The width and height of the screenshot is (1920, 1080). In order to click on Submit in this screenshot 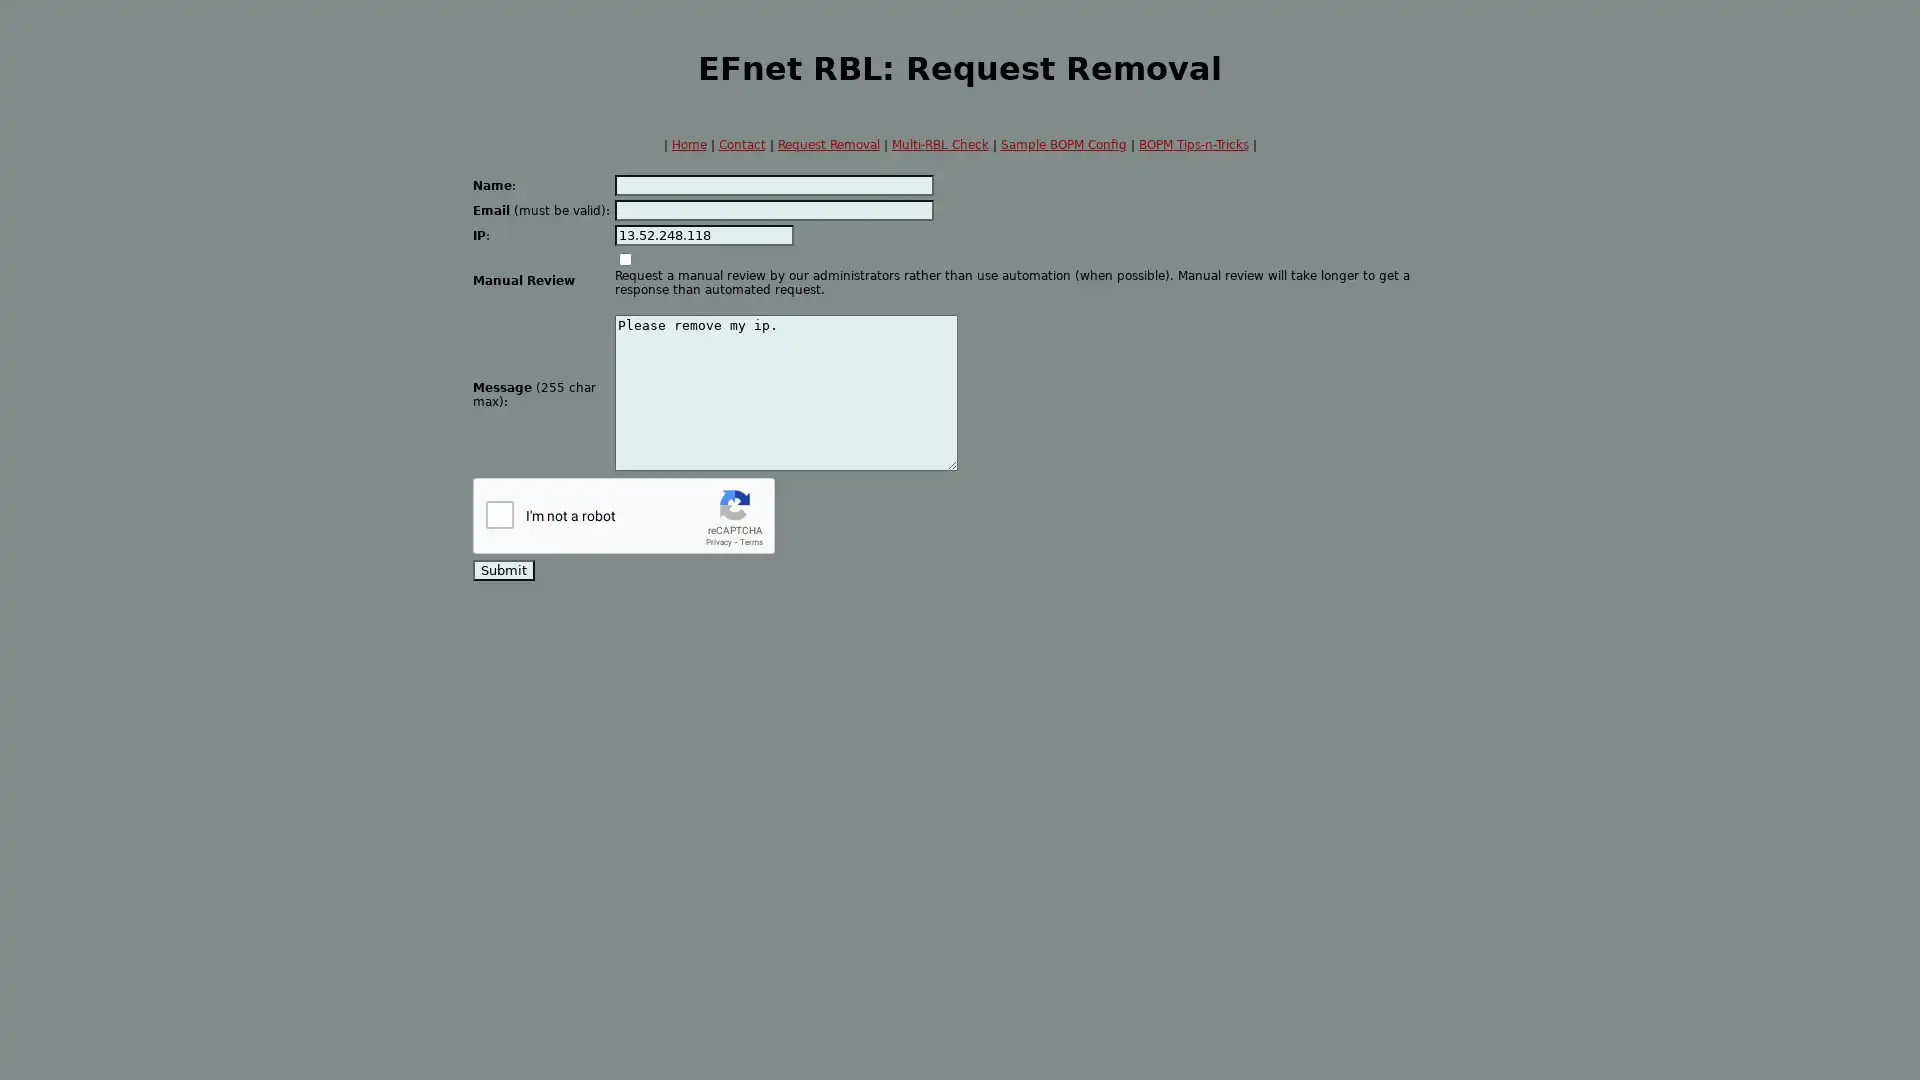, I will do `click(504, 570)`.